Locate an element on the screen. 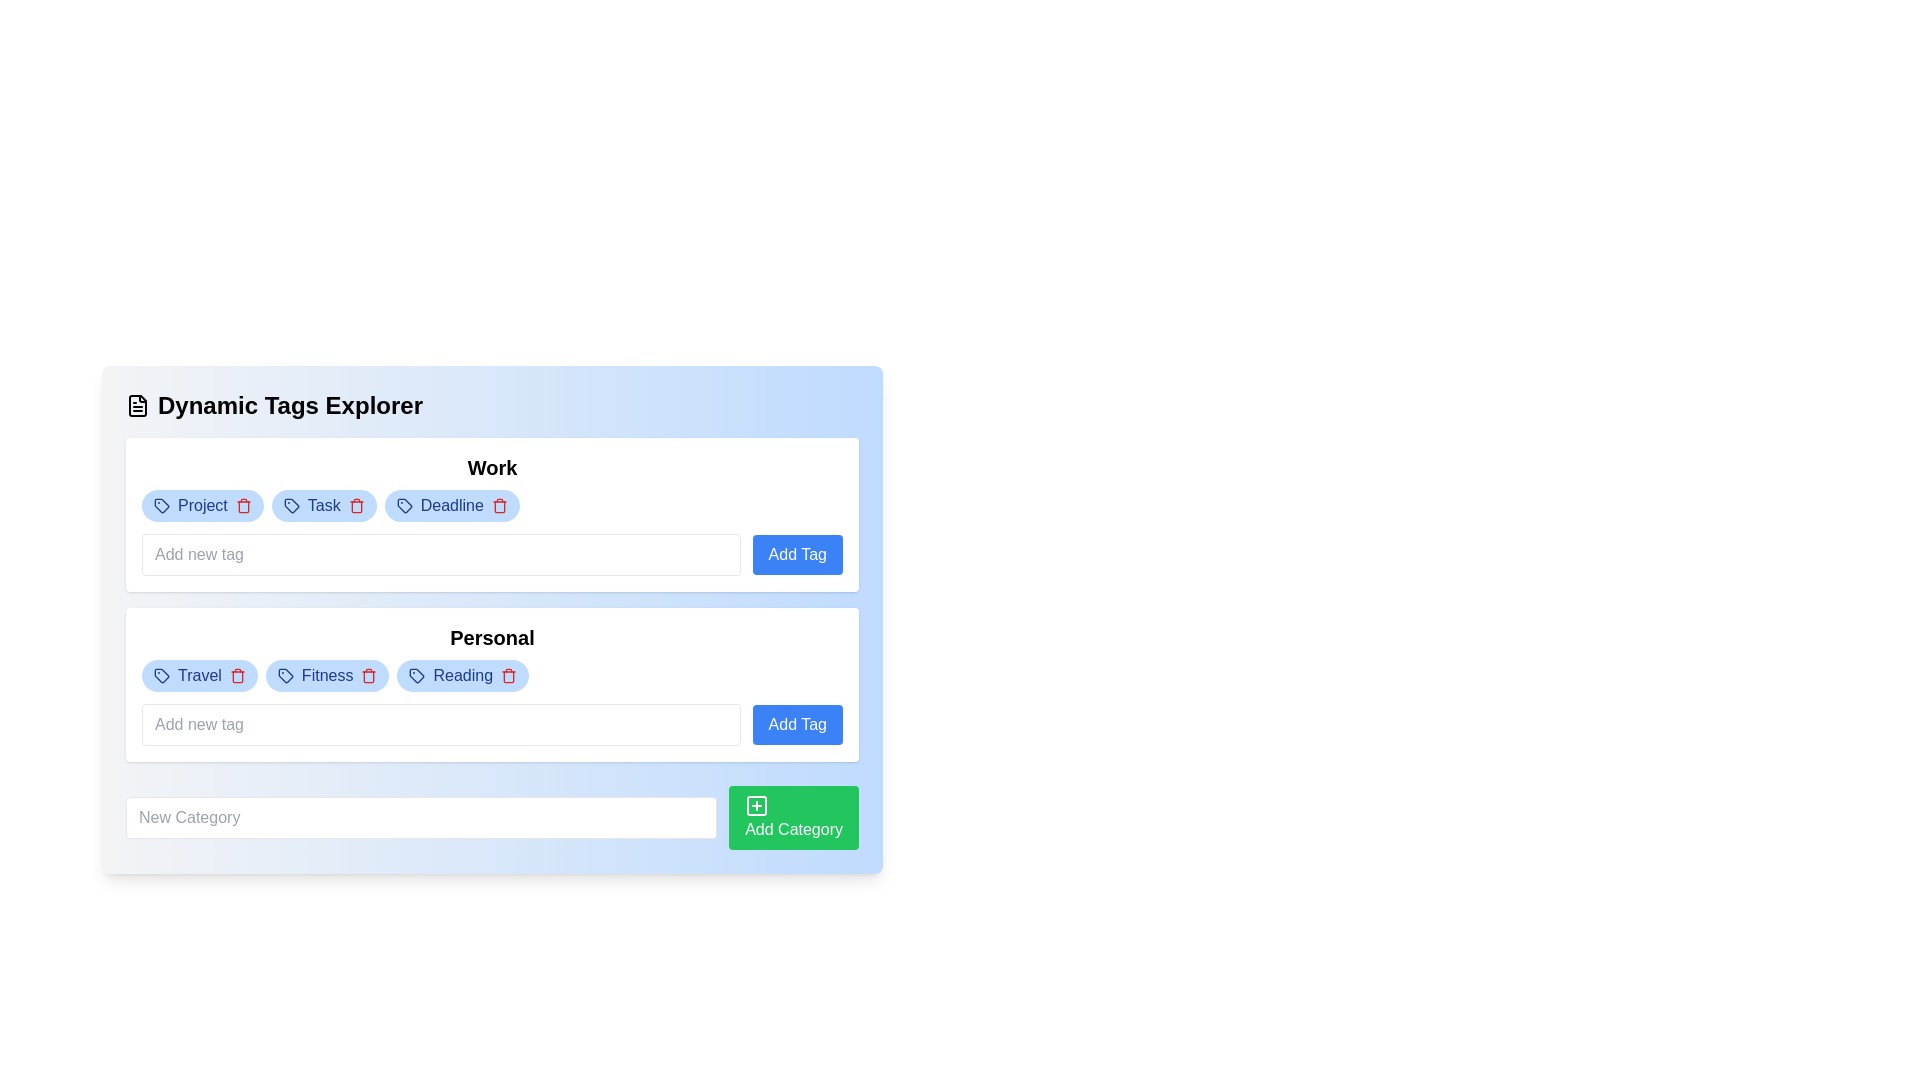 The width and height of the screenshot is (1920, 1080). the Remove Icon located to the right of the 'Task' tag label in the 'Work' section is located at coordinates (356, 506).